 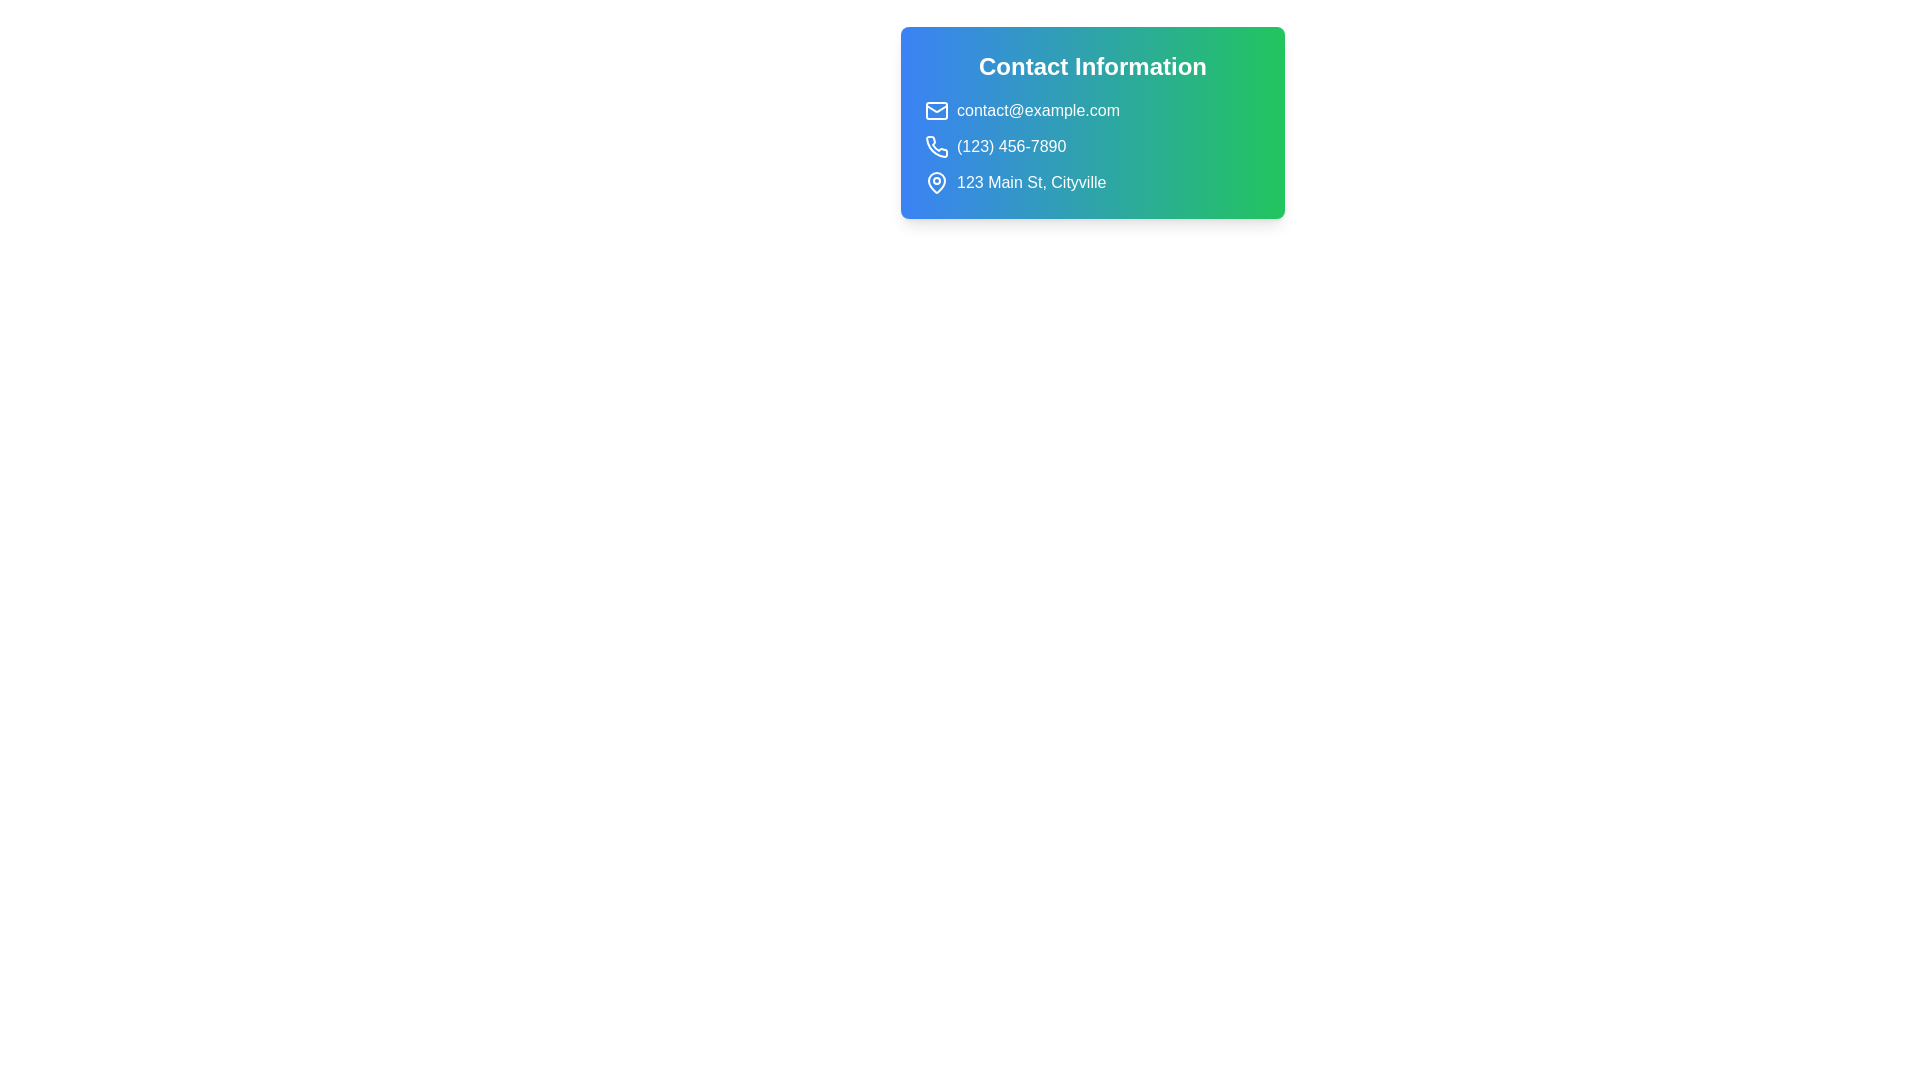 What do you see at coordinates (1031, 182) in the screenshot?
I see `the static text display that presents the physical address in the 'Contact Information' section, located below the phone number and beside the pin icon` at bounding box center [1031, 182].